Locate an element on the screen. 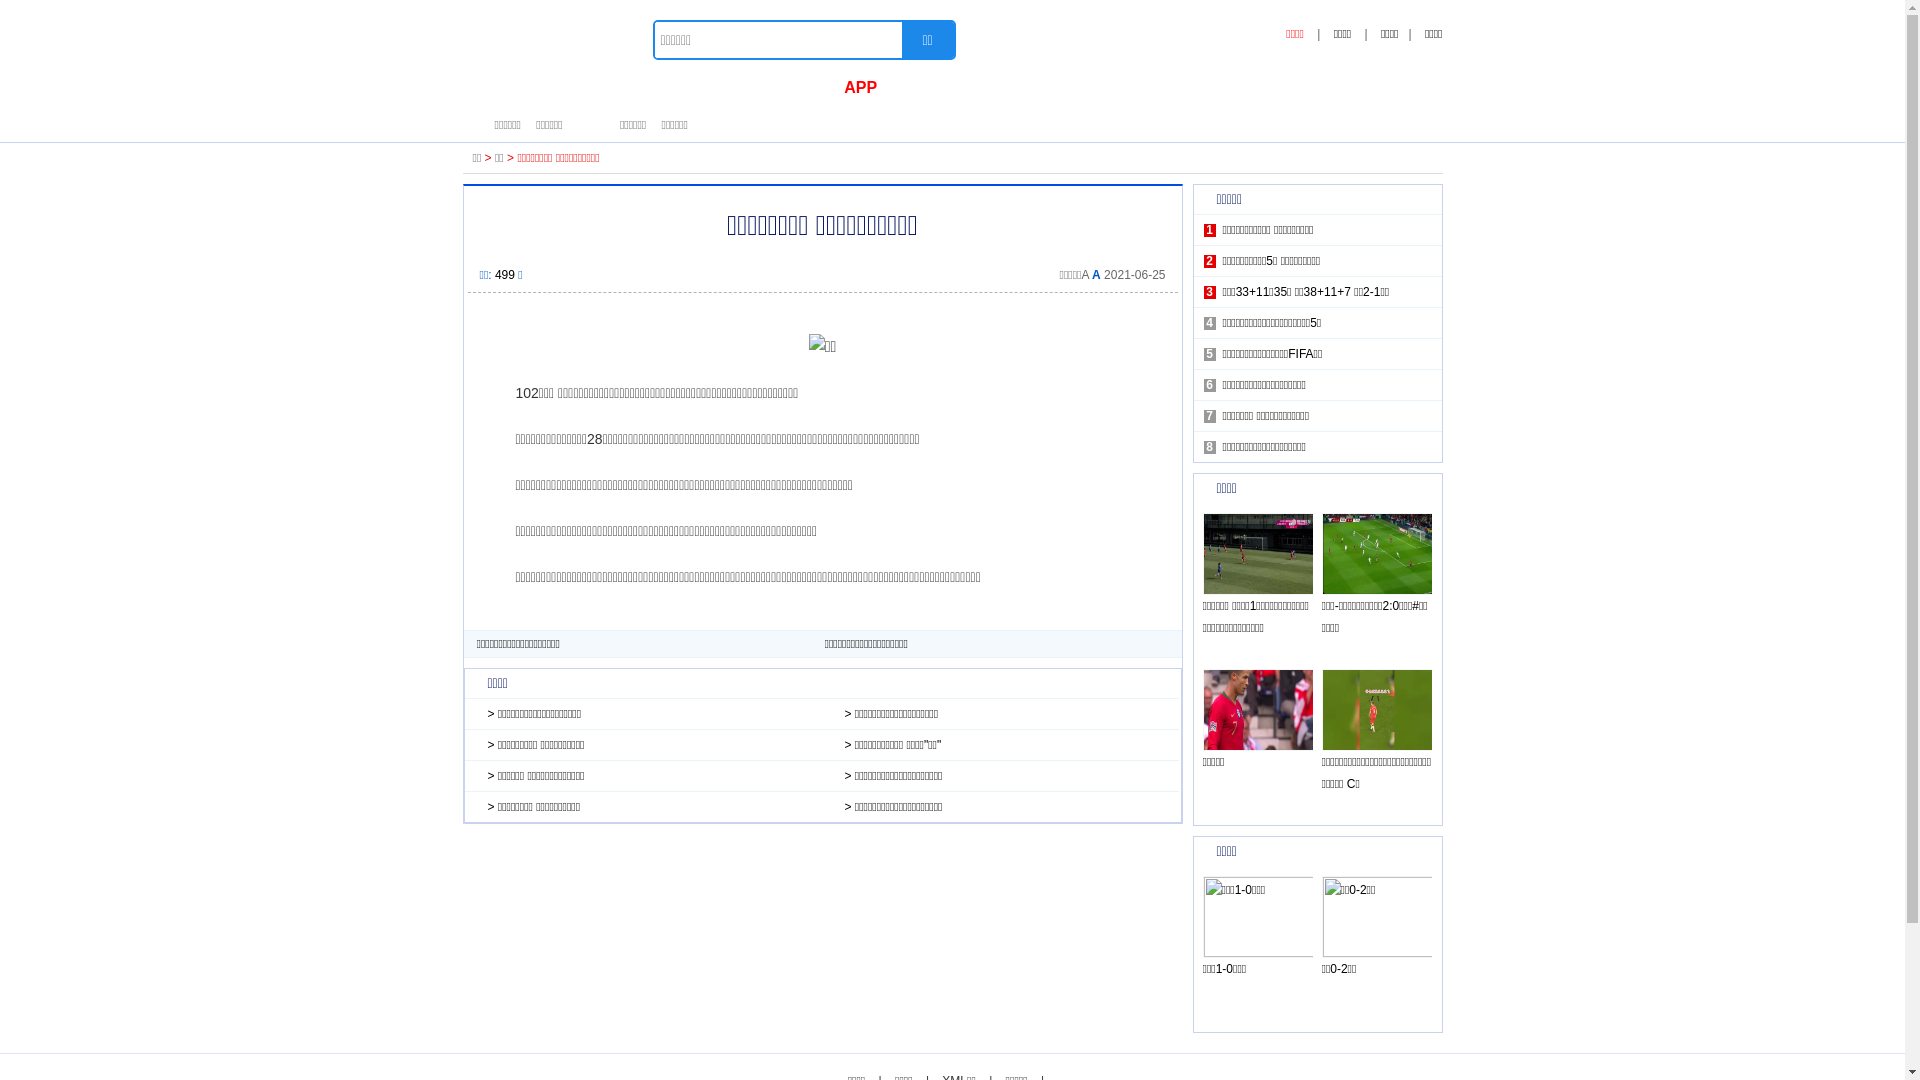  'APP' is located at coordinates (860, 87).